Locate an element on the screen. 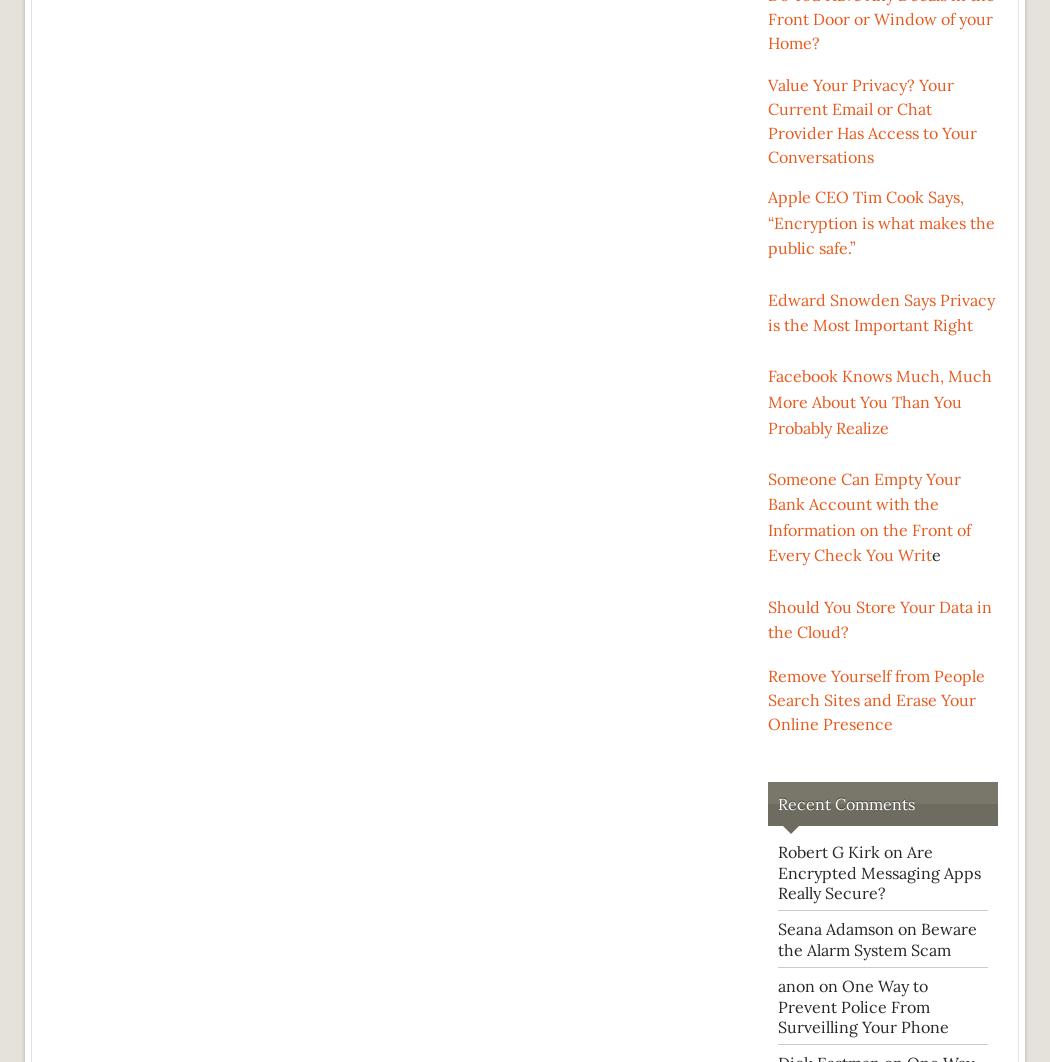 Image resolution: width=1050 pixels, height=1062 pixels. 'e' is located at coordinates (936, 555).